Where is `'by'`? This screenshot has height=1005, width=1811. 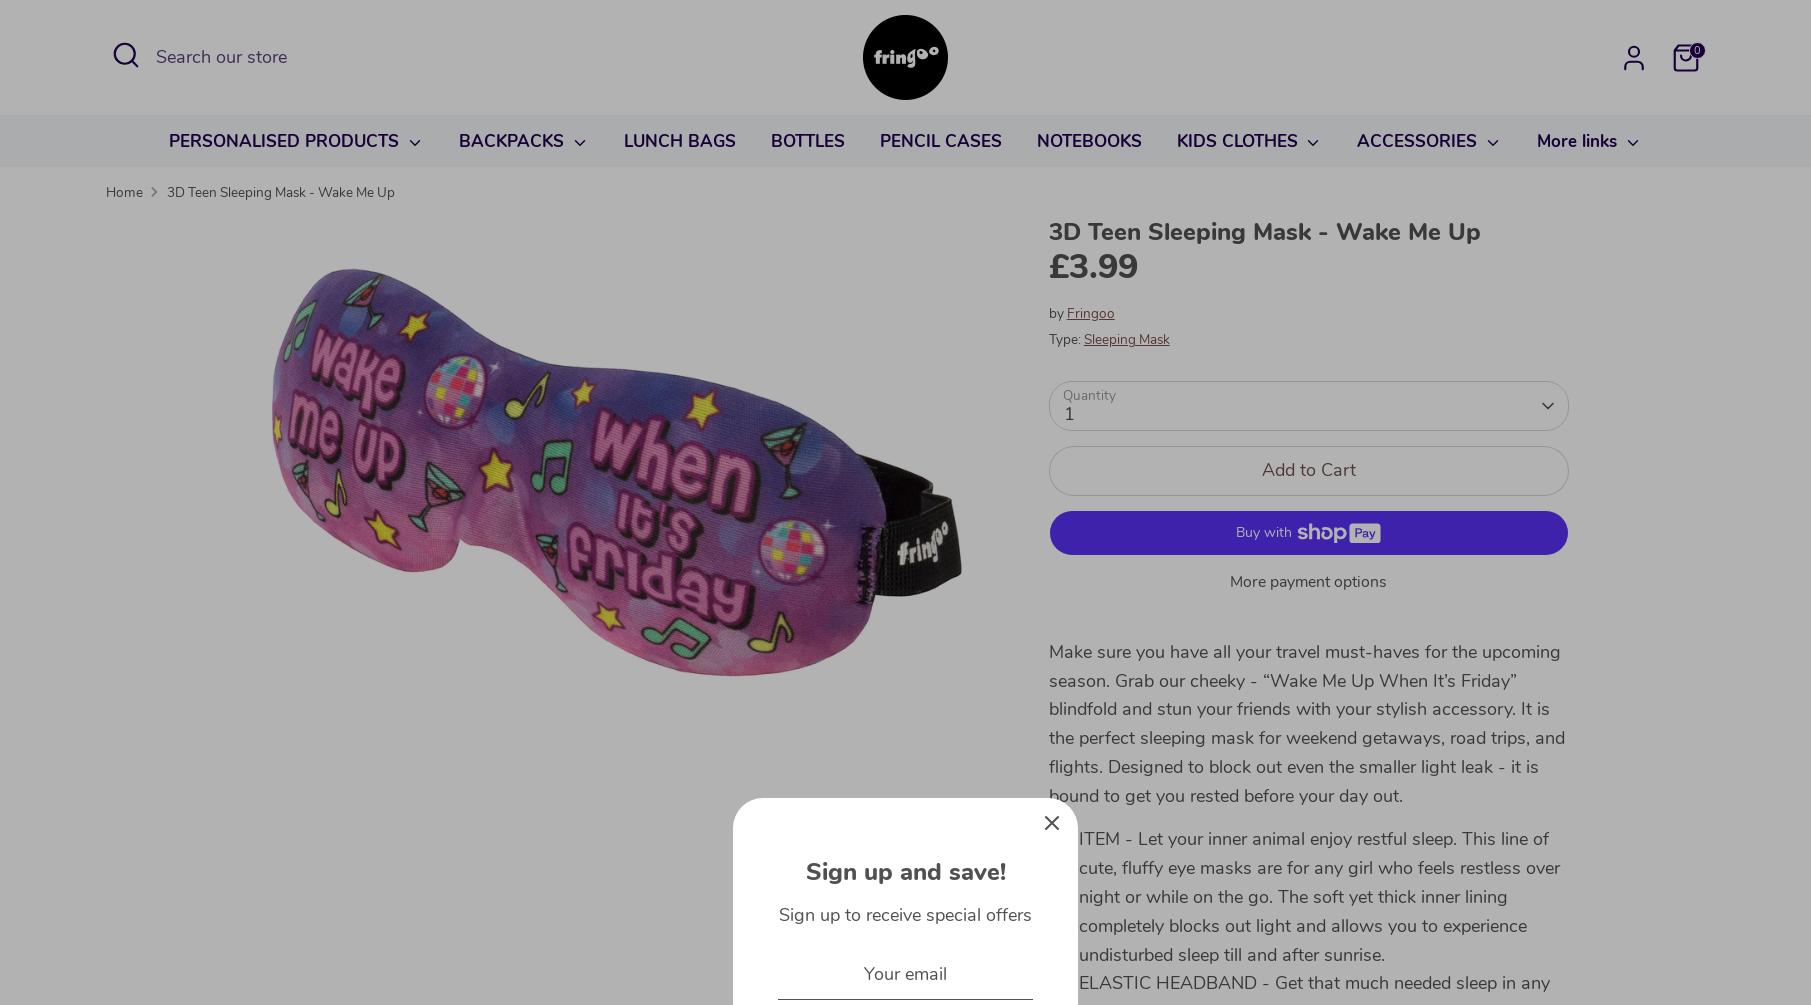 'by' is located at coordinates (1057, 311).